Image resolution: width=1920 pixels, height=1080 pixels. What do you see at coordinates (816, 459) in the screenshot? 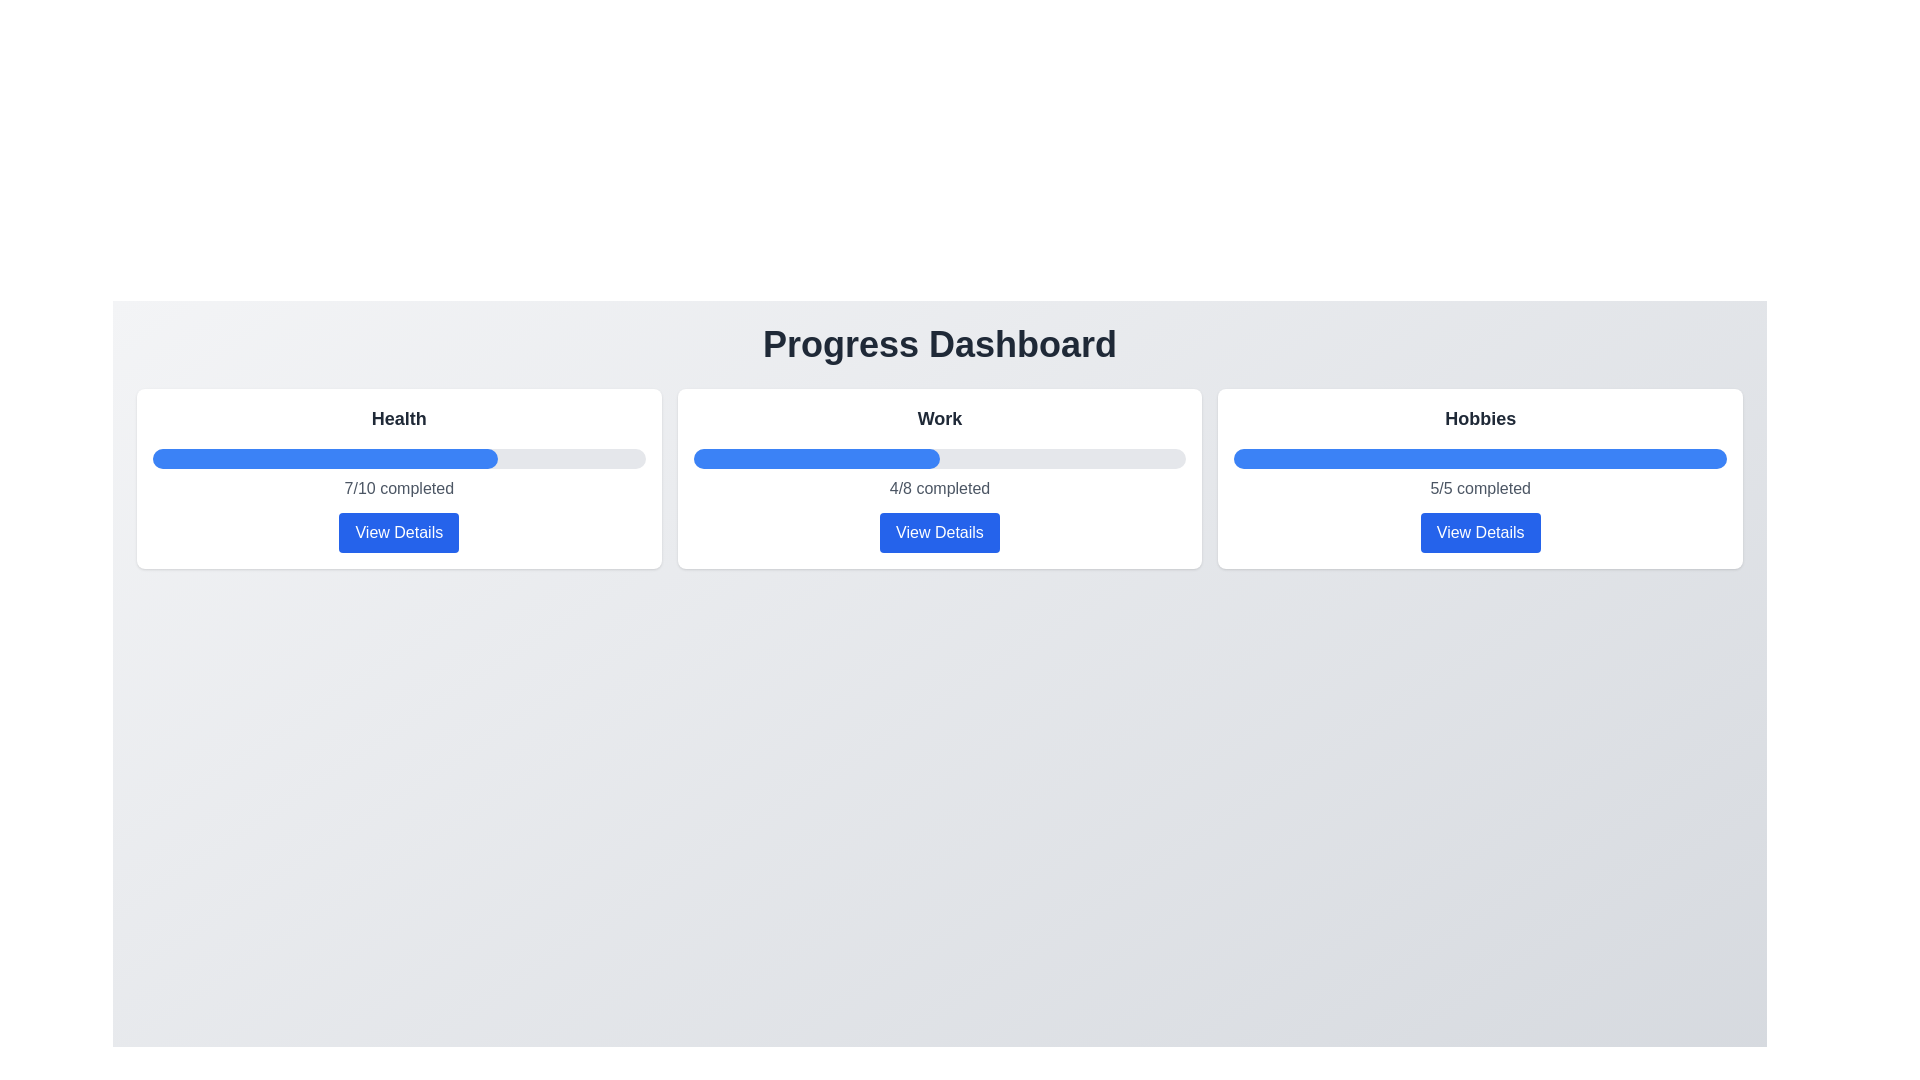
I see `the progress bar indicating 50% completion in the 'Work' section of the 'Progress Dashboard'` at bounding box center [816, 459].